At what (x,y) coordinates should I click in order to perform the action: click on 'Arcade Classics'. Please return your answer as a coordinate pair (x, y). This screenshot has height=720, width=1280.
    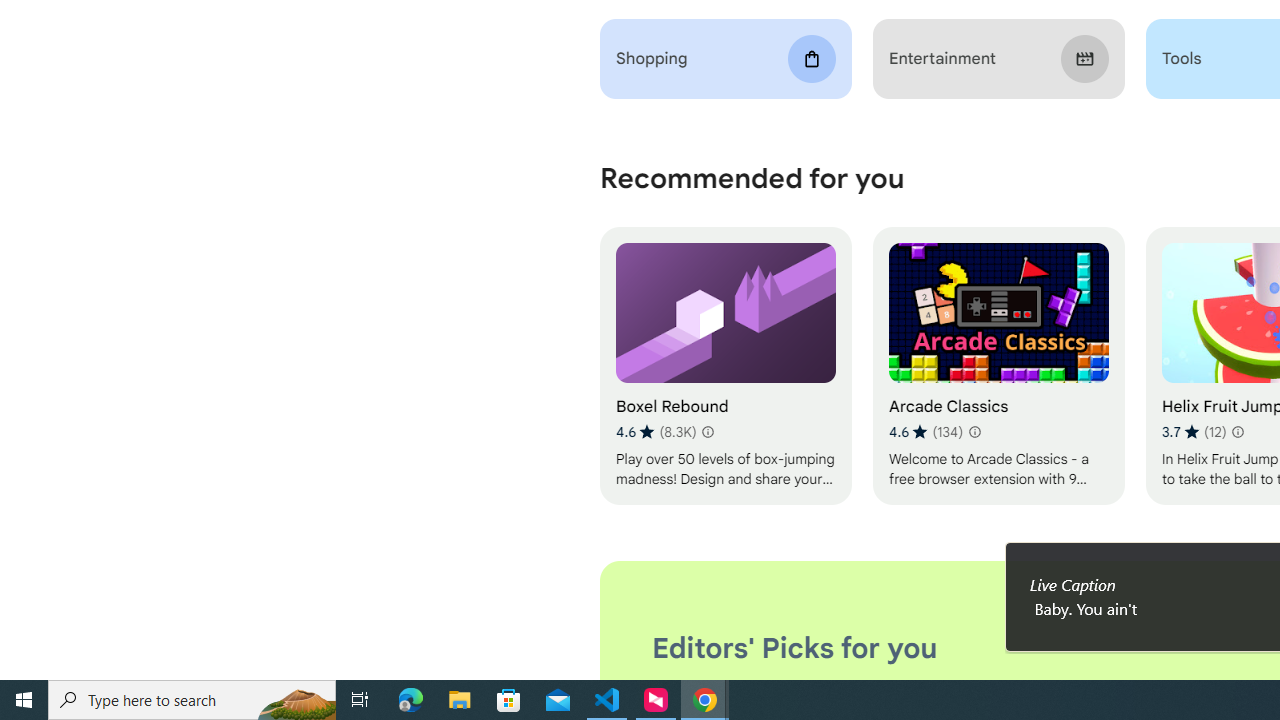
    Looking at the image, I should click on (998, 366).